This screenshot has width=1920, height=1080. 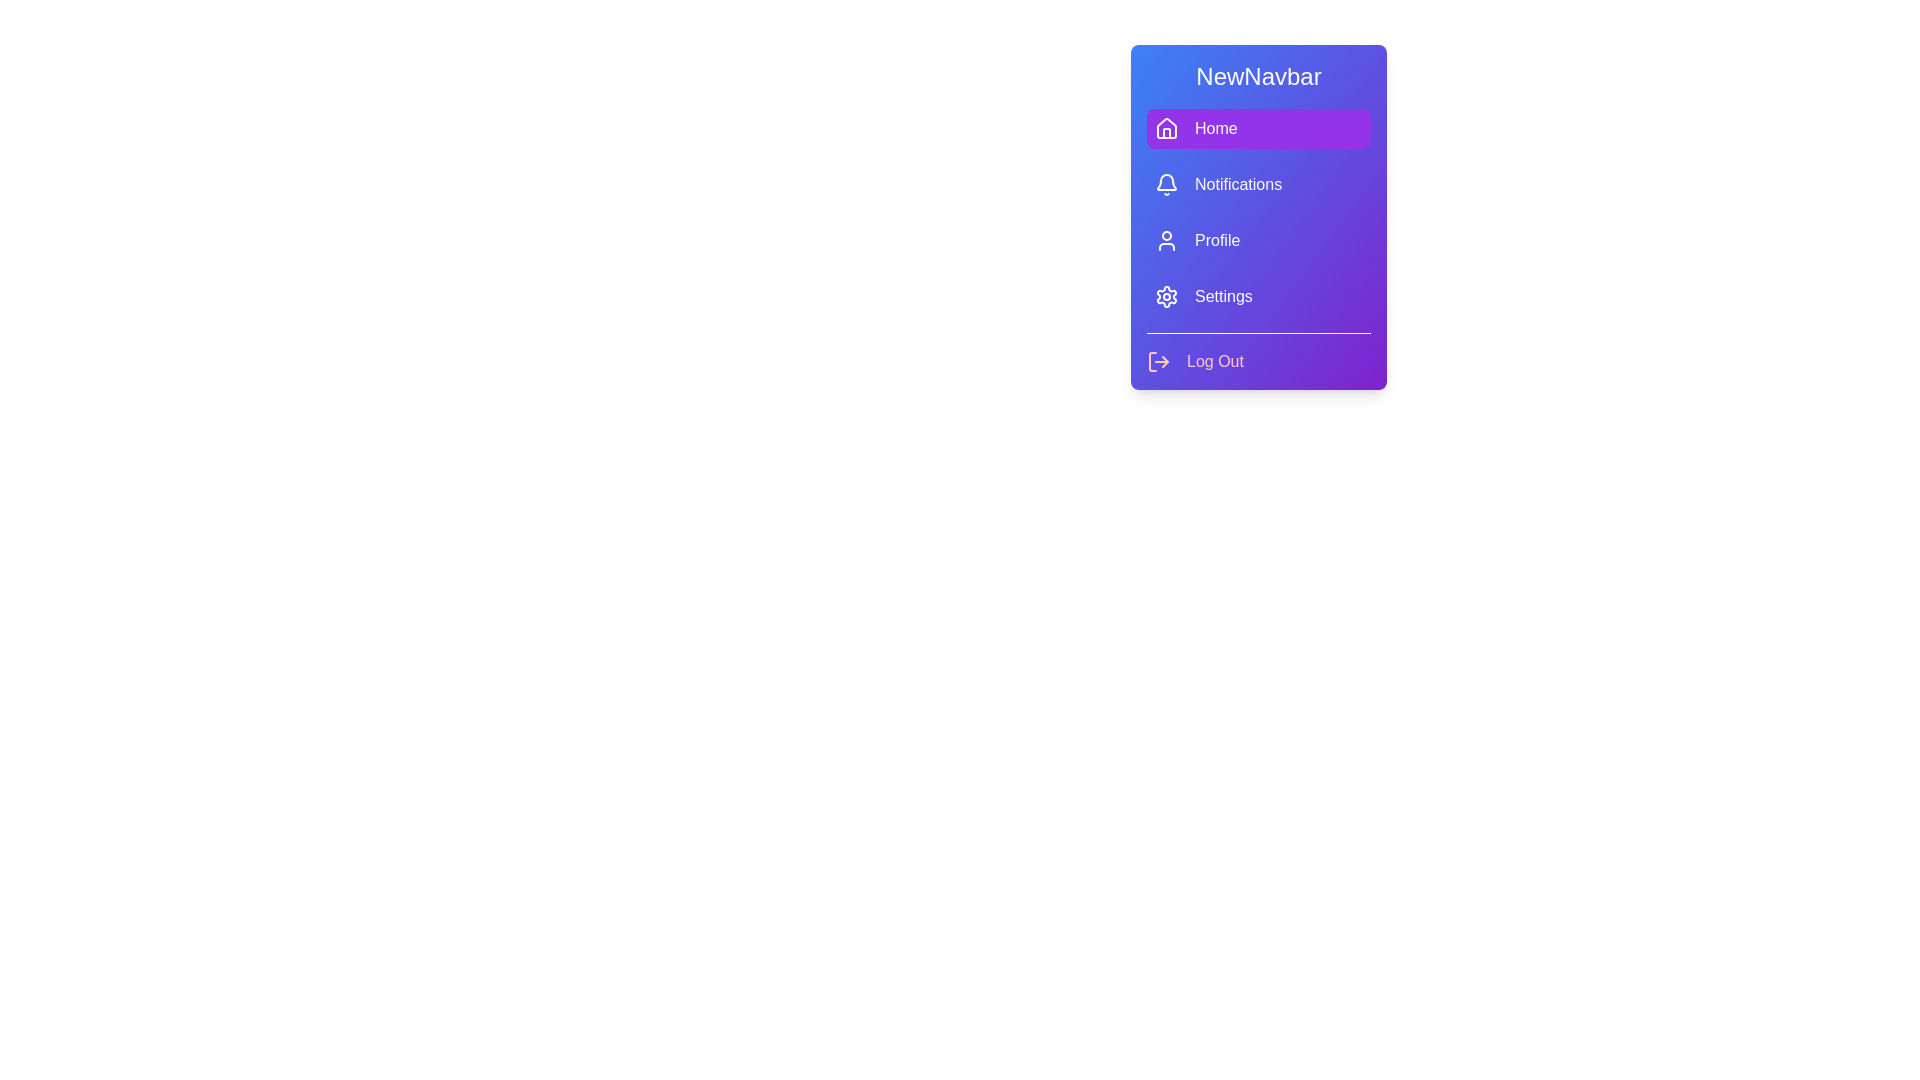 What do you see at coordinates (1166, 297) in the screenshot?
I see `the gear-shaped icon in the settings menu` at bounding box center [1166, 297].